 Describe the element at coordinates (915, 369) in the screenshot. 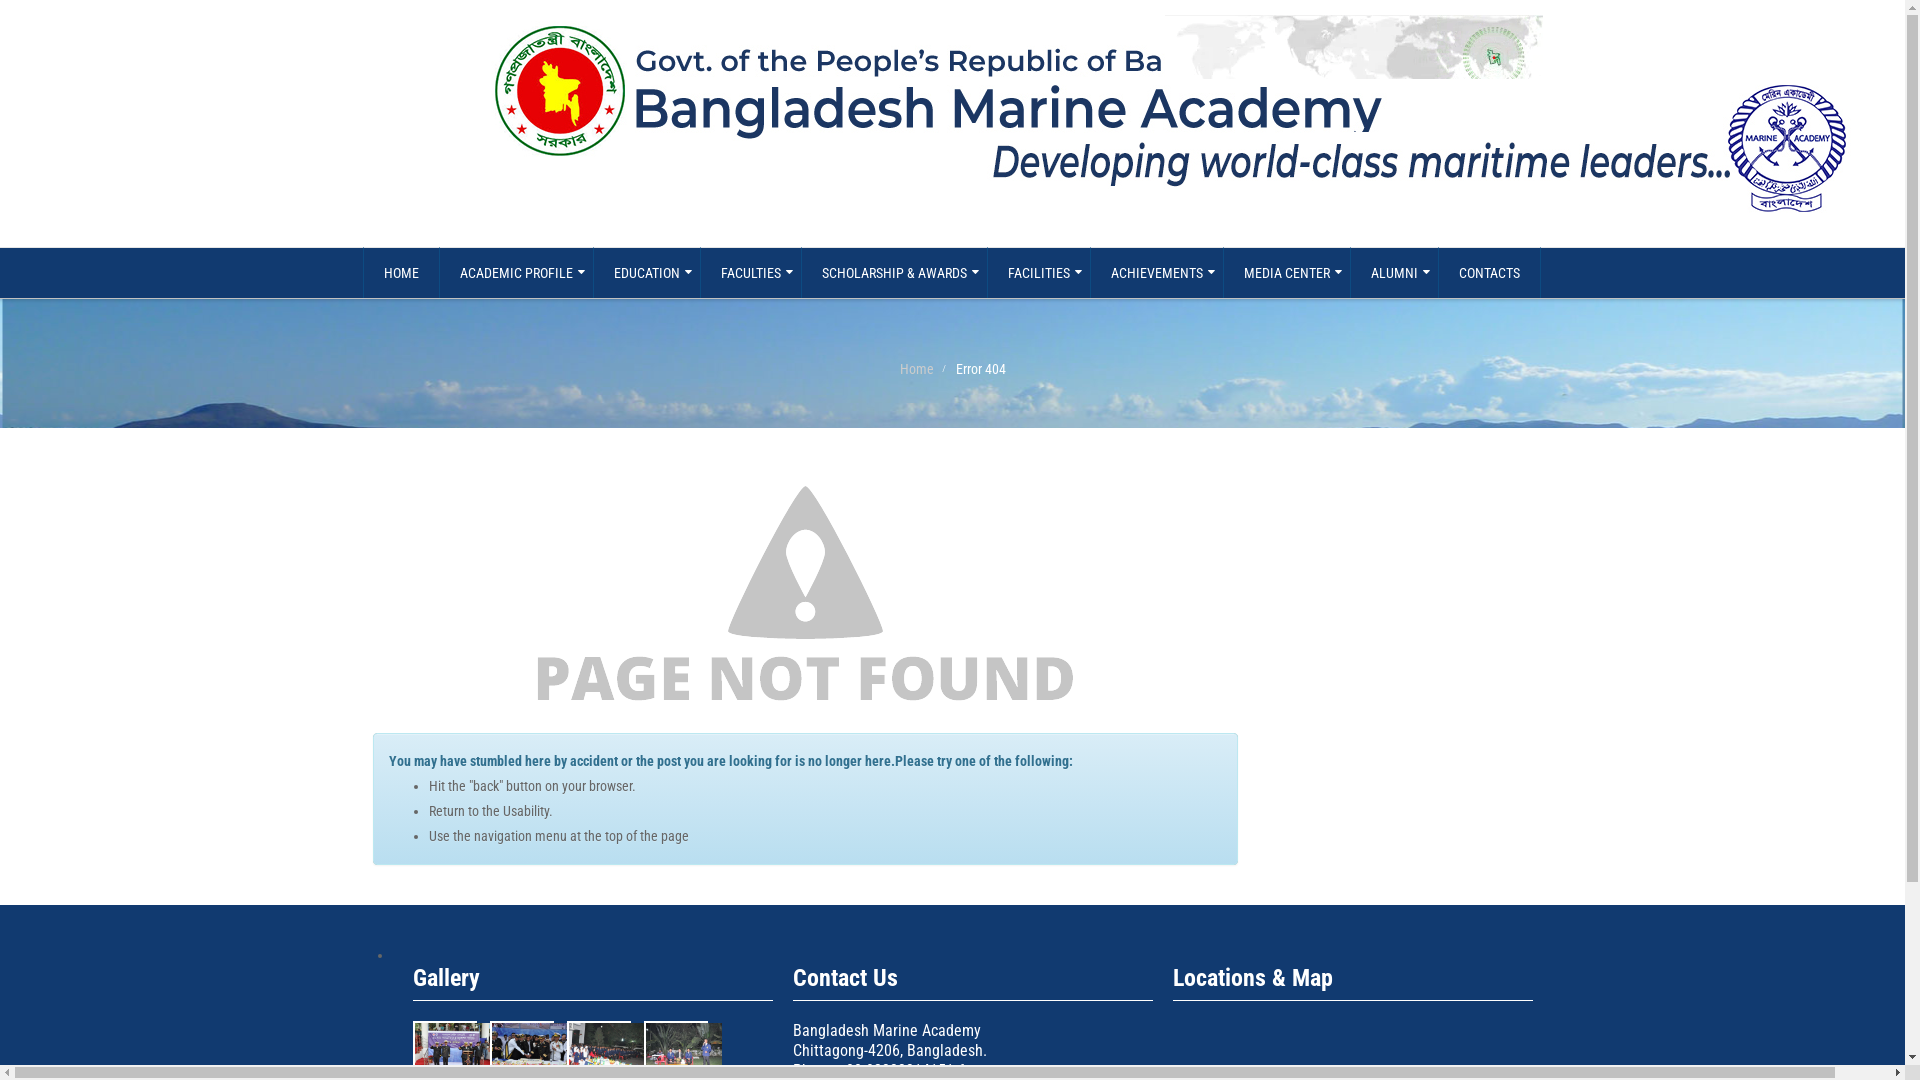

I see `'Home'` at that location.